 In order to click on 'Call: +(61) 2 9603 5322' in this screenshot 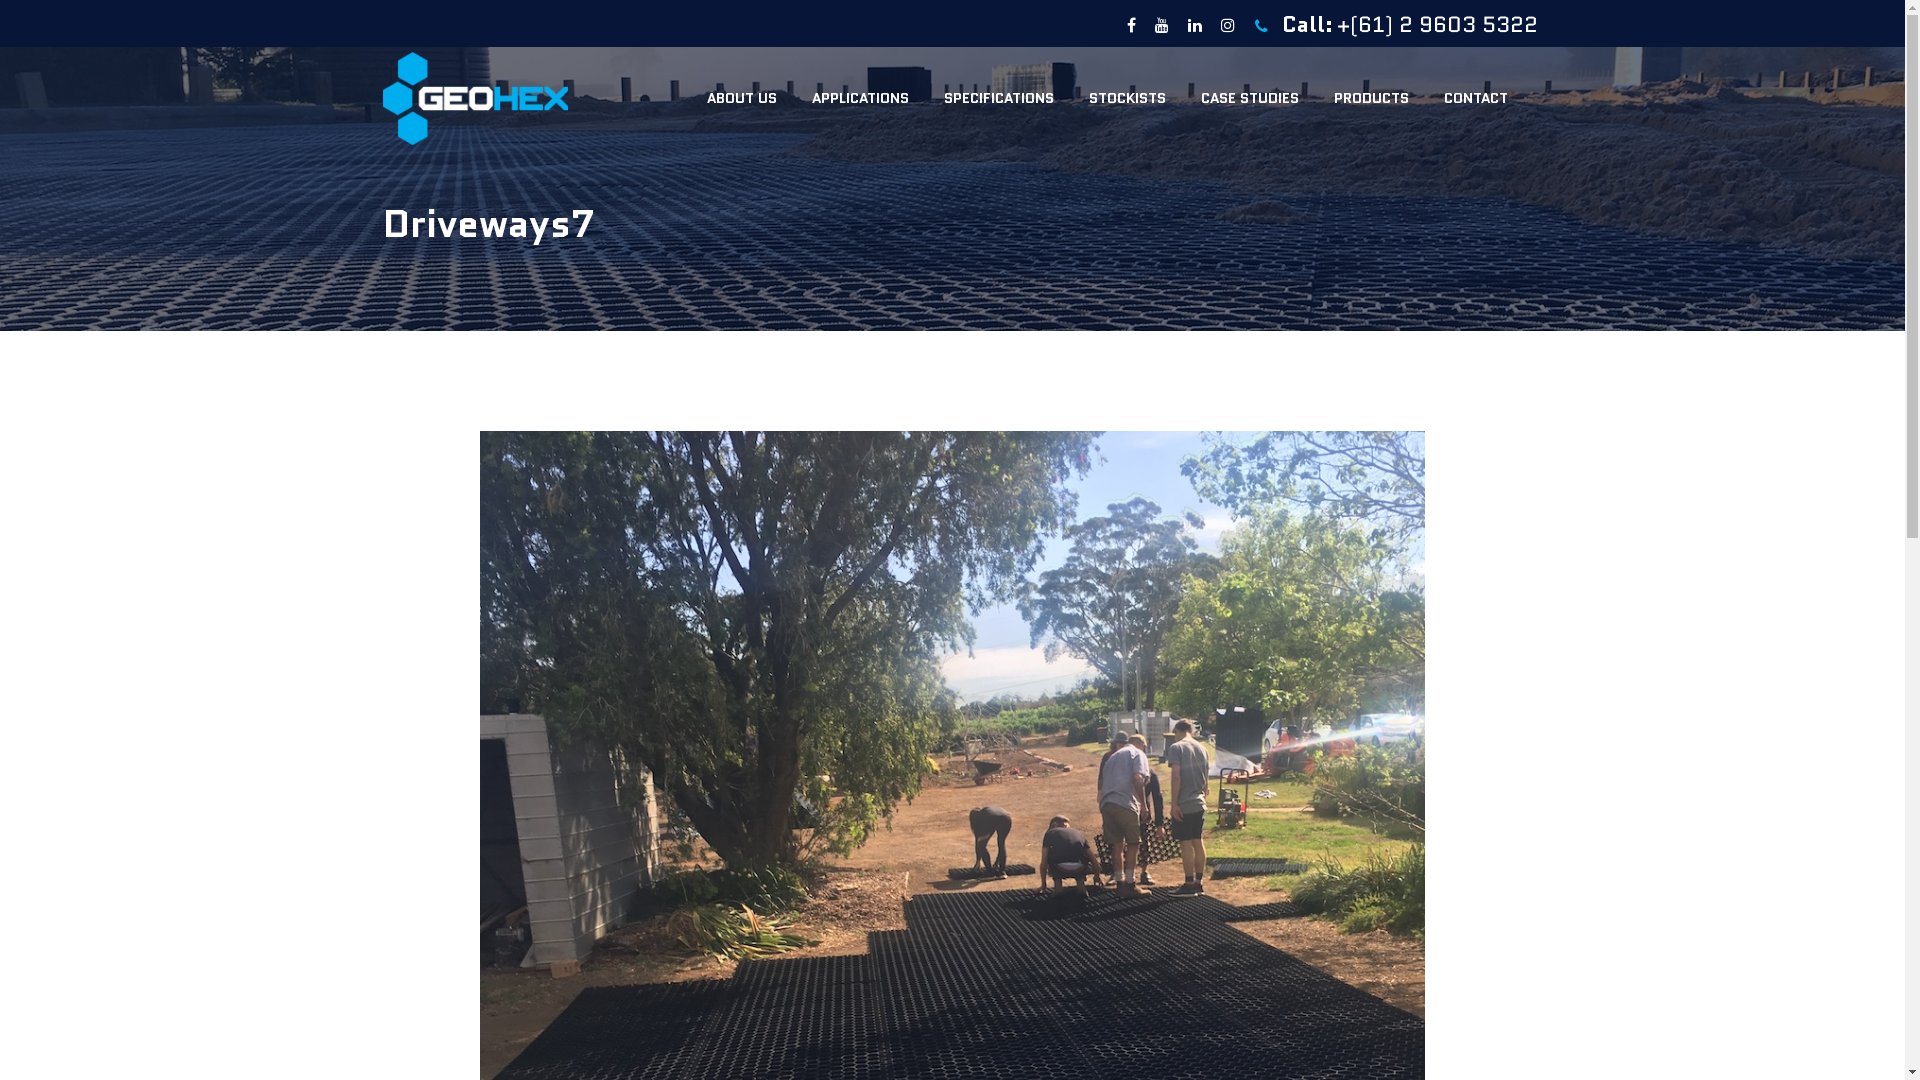, I will do `click(1394, 27)`.